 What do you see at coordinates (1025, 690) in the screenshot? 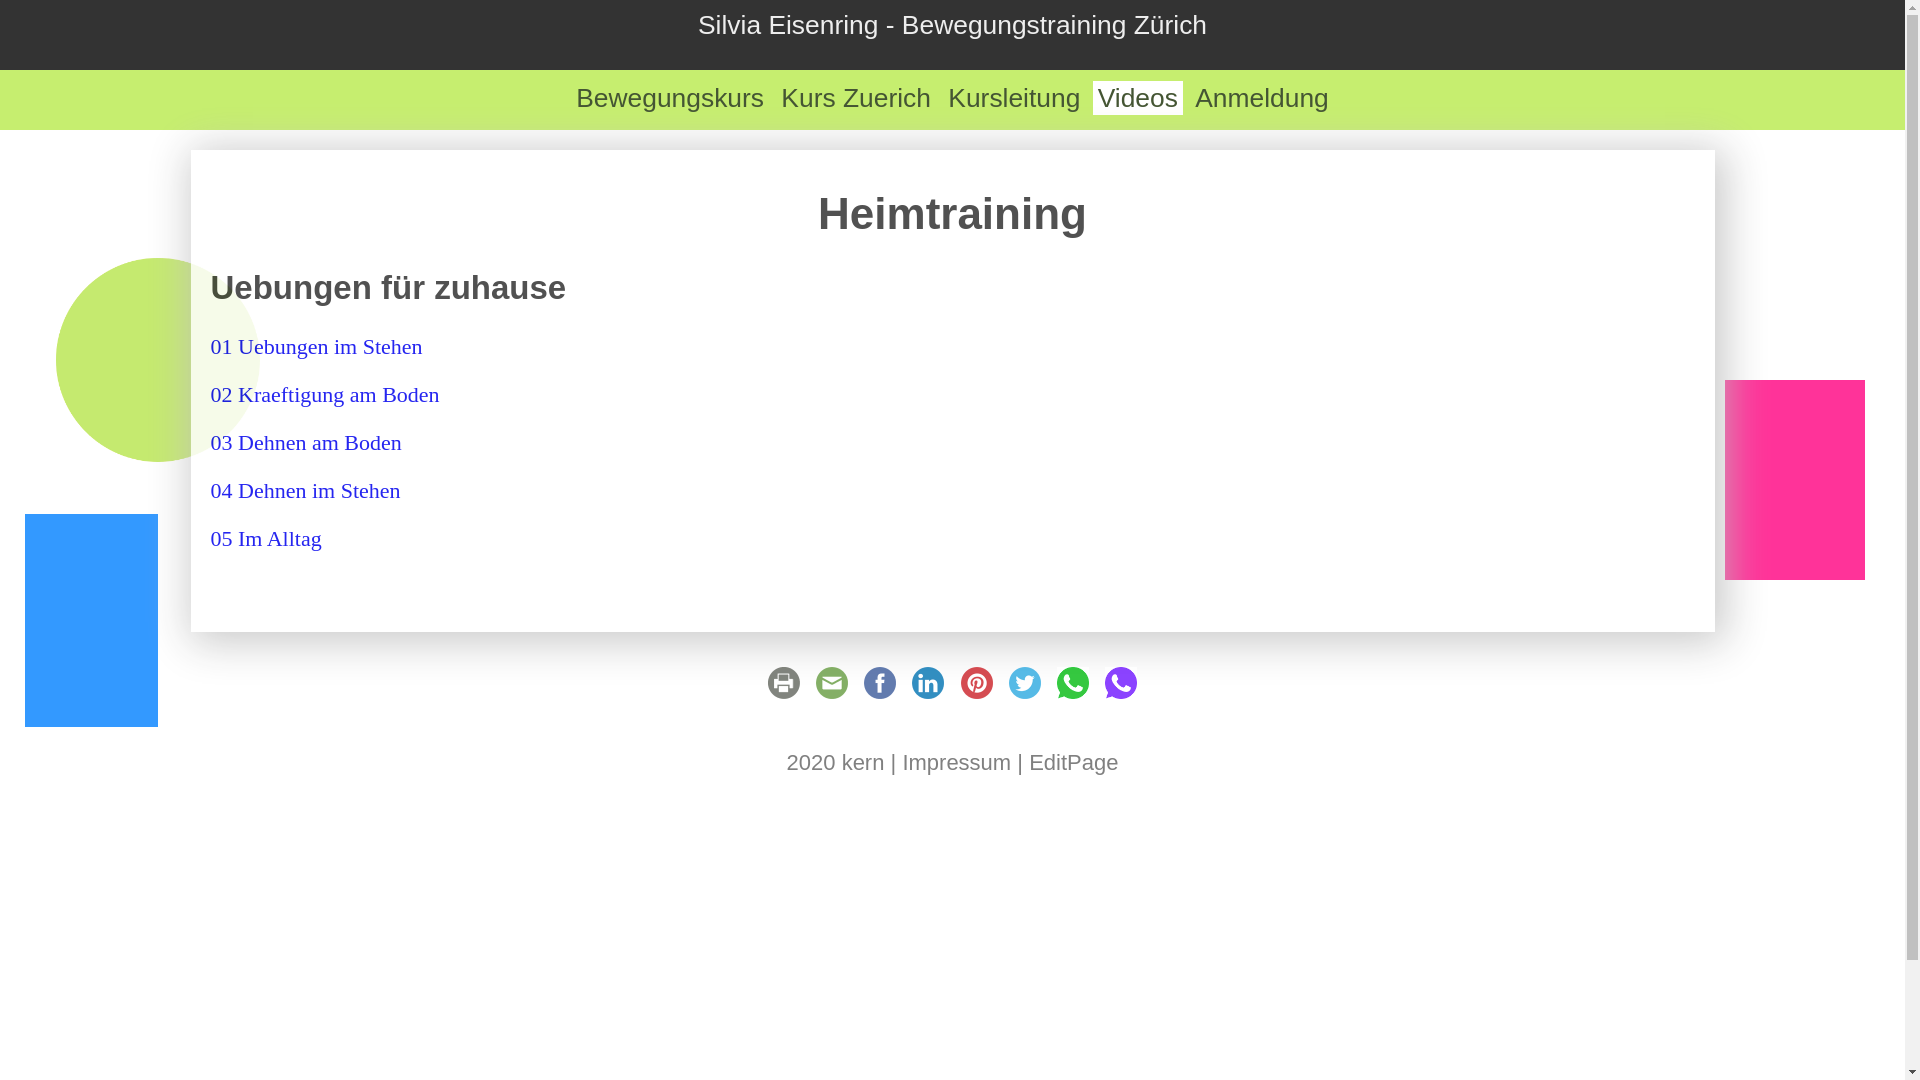
I see `'Twitter'` at bounding box center [1025, 690].